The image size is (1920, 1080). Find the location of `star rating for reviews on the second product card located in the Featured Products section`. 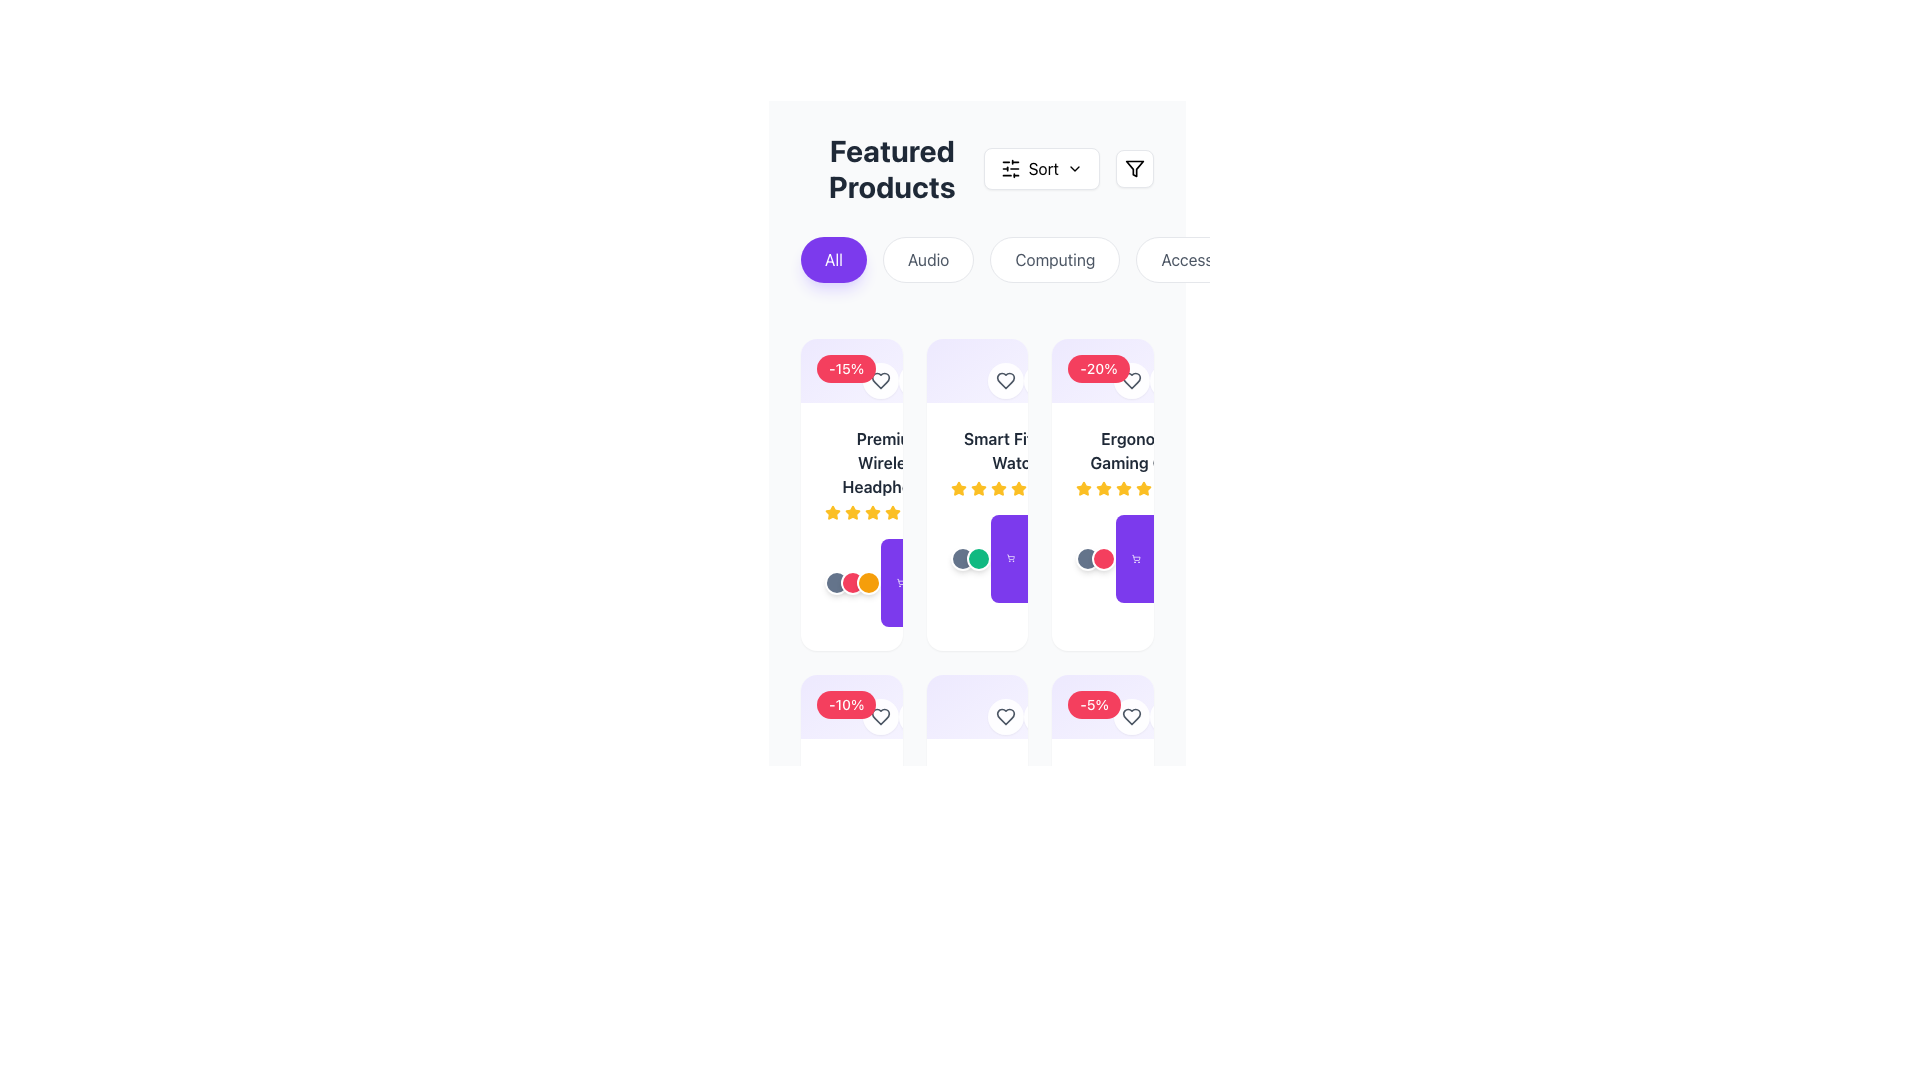

star rating for reviews on the second product card located in the Featured Products section is located at coordinates (977, 494).